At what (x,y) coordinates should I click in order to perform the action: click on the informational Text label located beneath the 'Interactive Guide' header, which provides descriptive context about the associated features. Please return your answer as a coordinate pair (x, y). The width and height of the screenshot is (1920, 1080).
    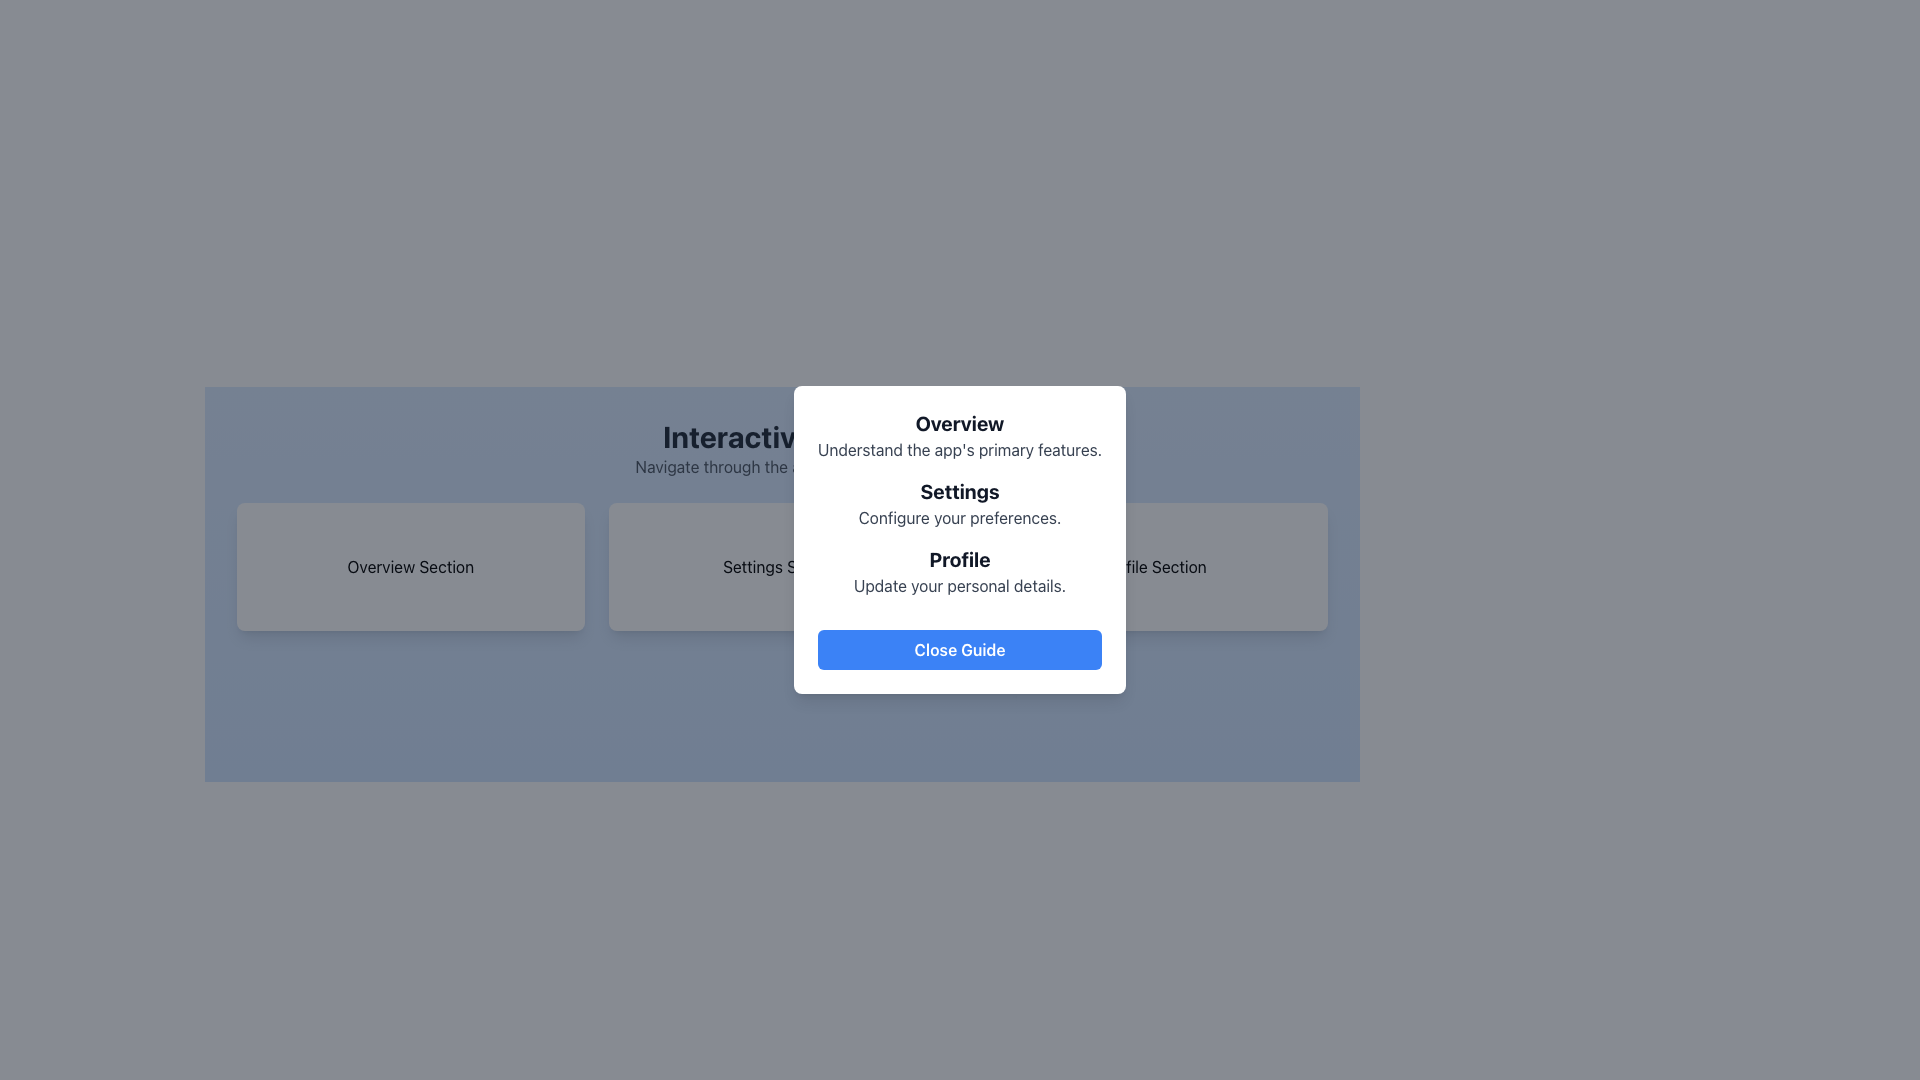
    Looking at the image, I should click on (781, 466).